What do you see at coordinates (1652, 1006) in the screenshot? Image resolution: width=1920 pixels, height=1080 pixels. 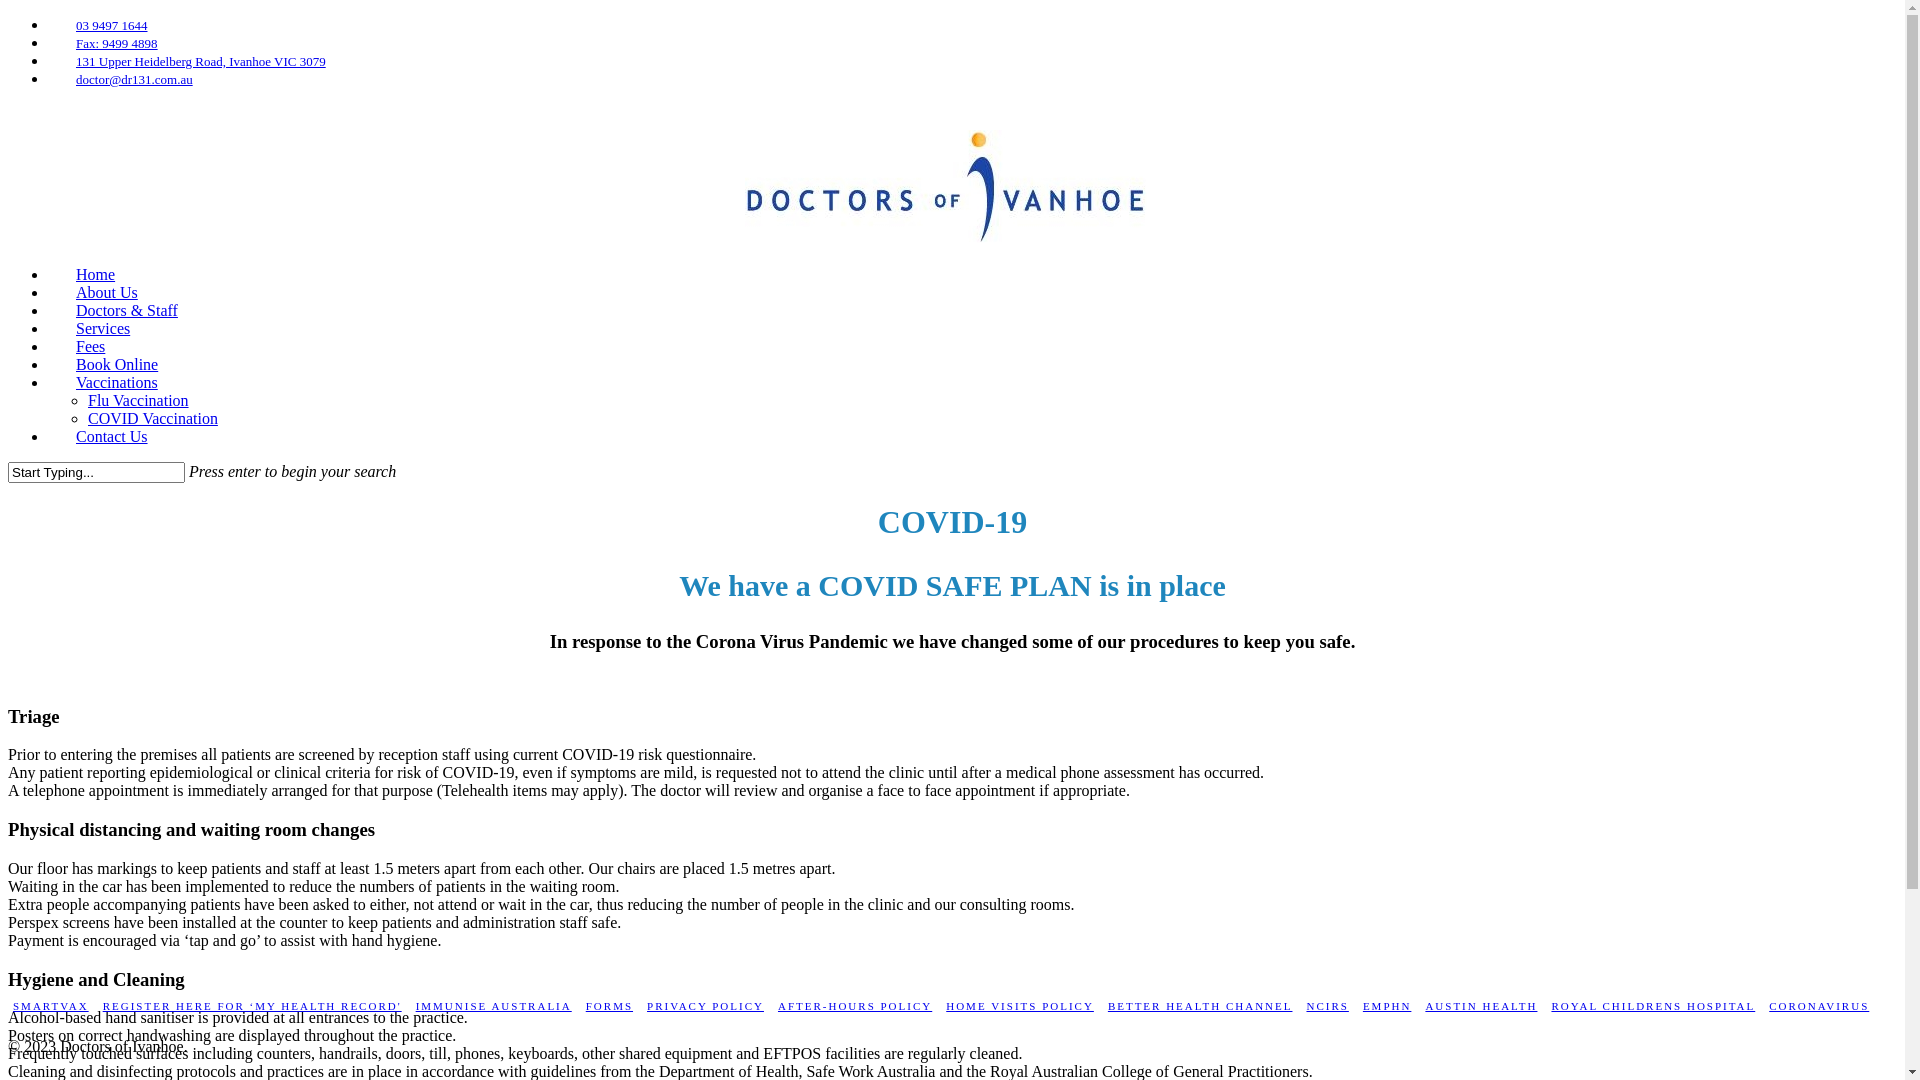 I see `'ROYAL CHILDRENS HOSPITAL'` at bounding box center [1652, 1006].